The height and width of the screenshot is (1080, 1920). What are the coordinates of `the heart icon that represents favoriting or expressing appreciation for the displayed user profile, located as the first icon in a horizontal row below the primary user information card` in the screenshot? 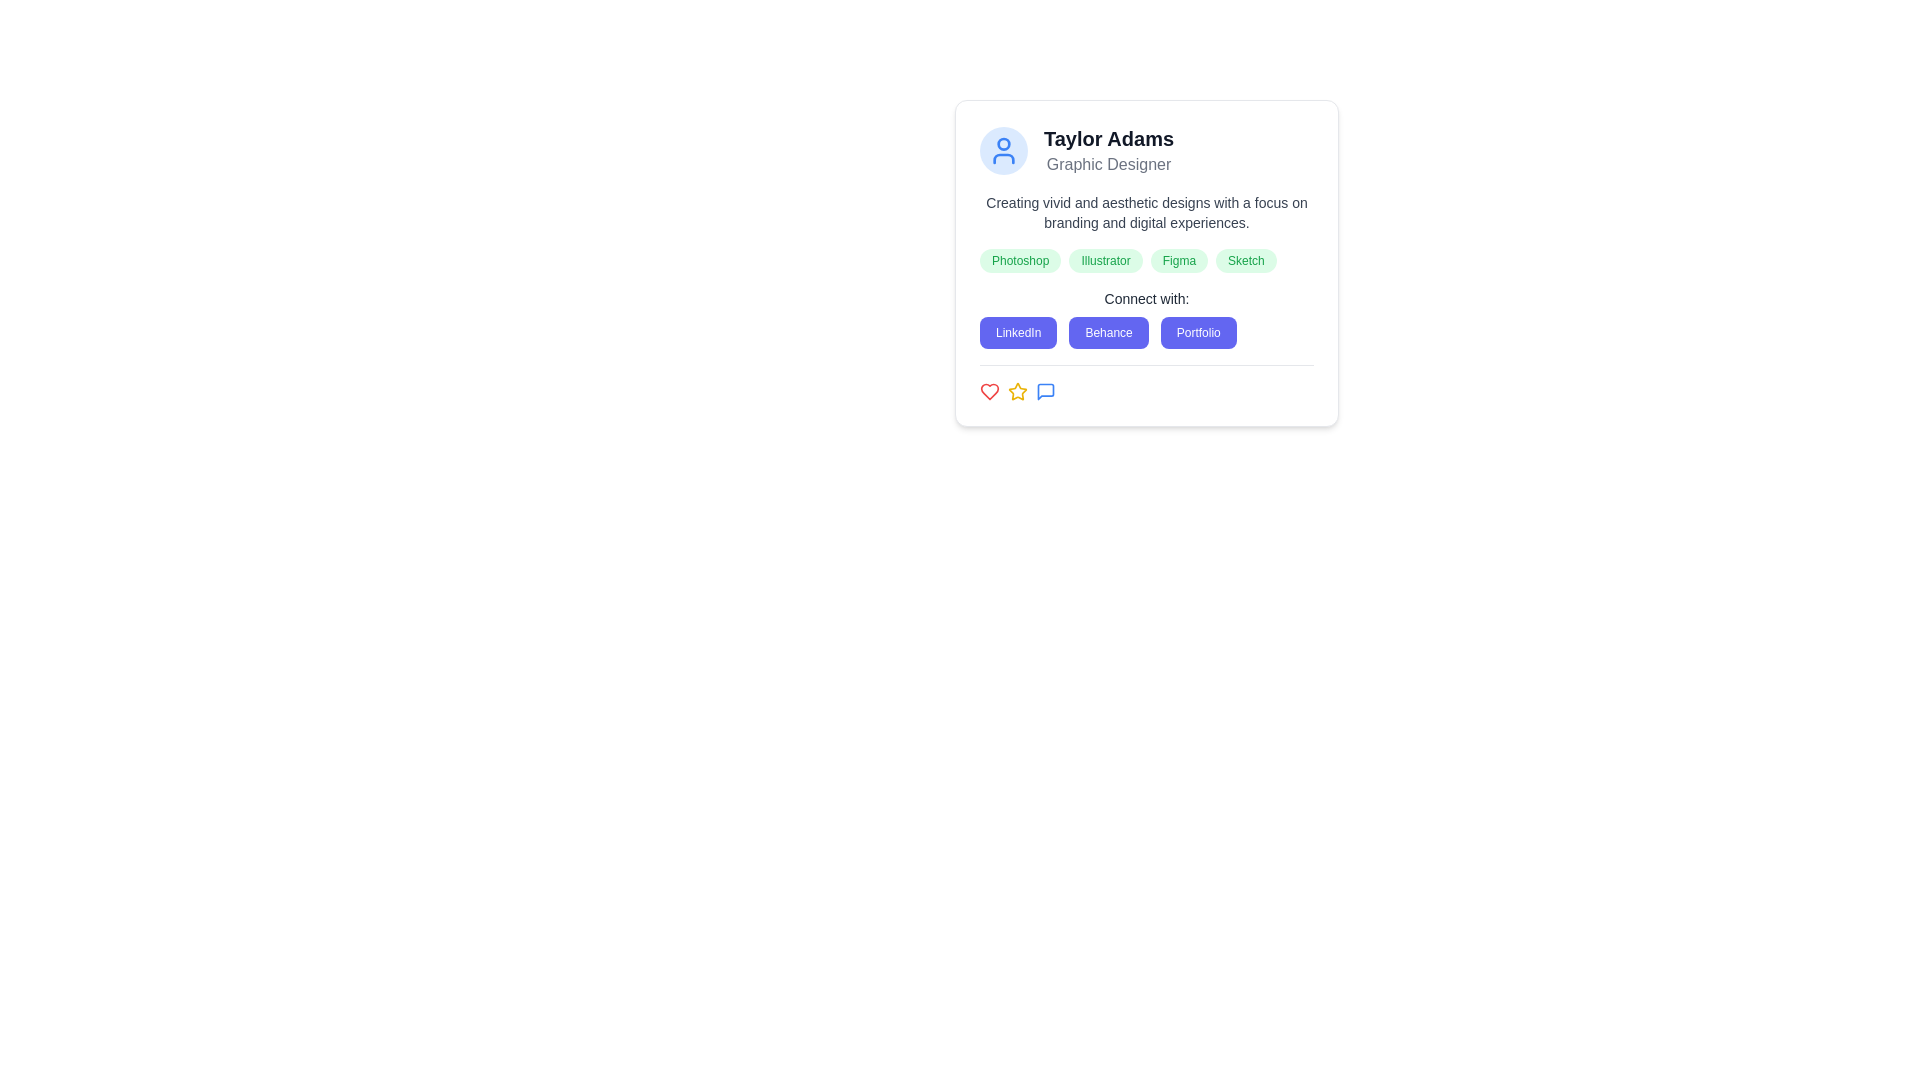 It's located at (989, 392).